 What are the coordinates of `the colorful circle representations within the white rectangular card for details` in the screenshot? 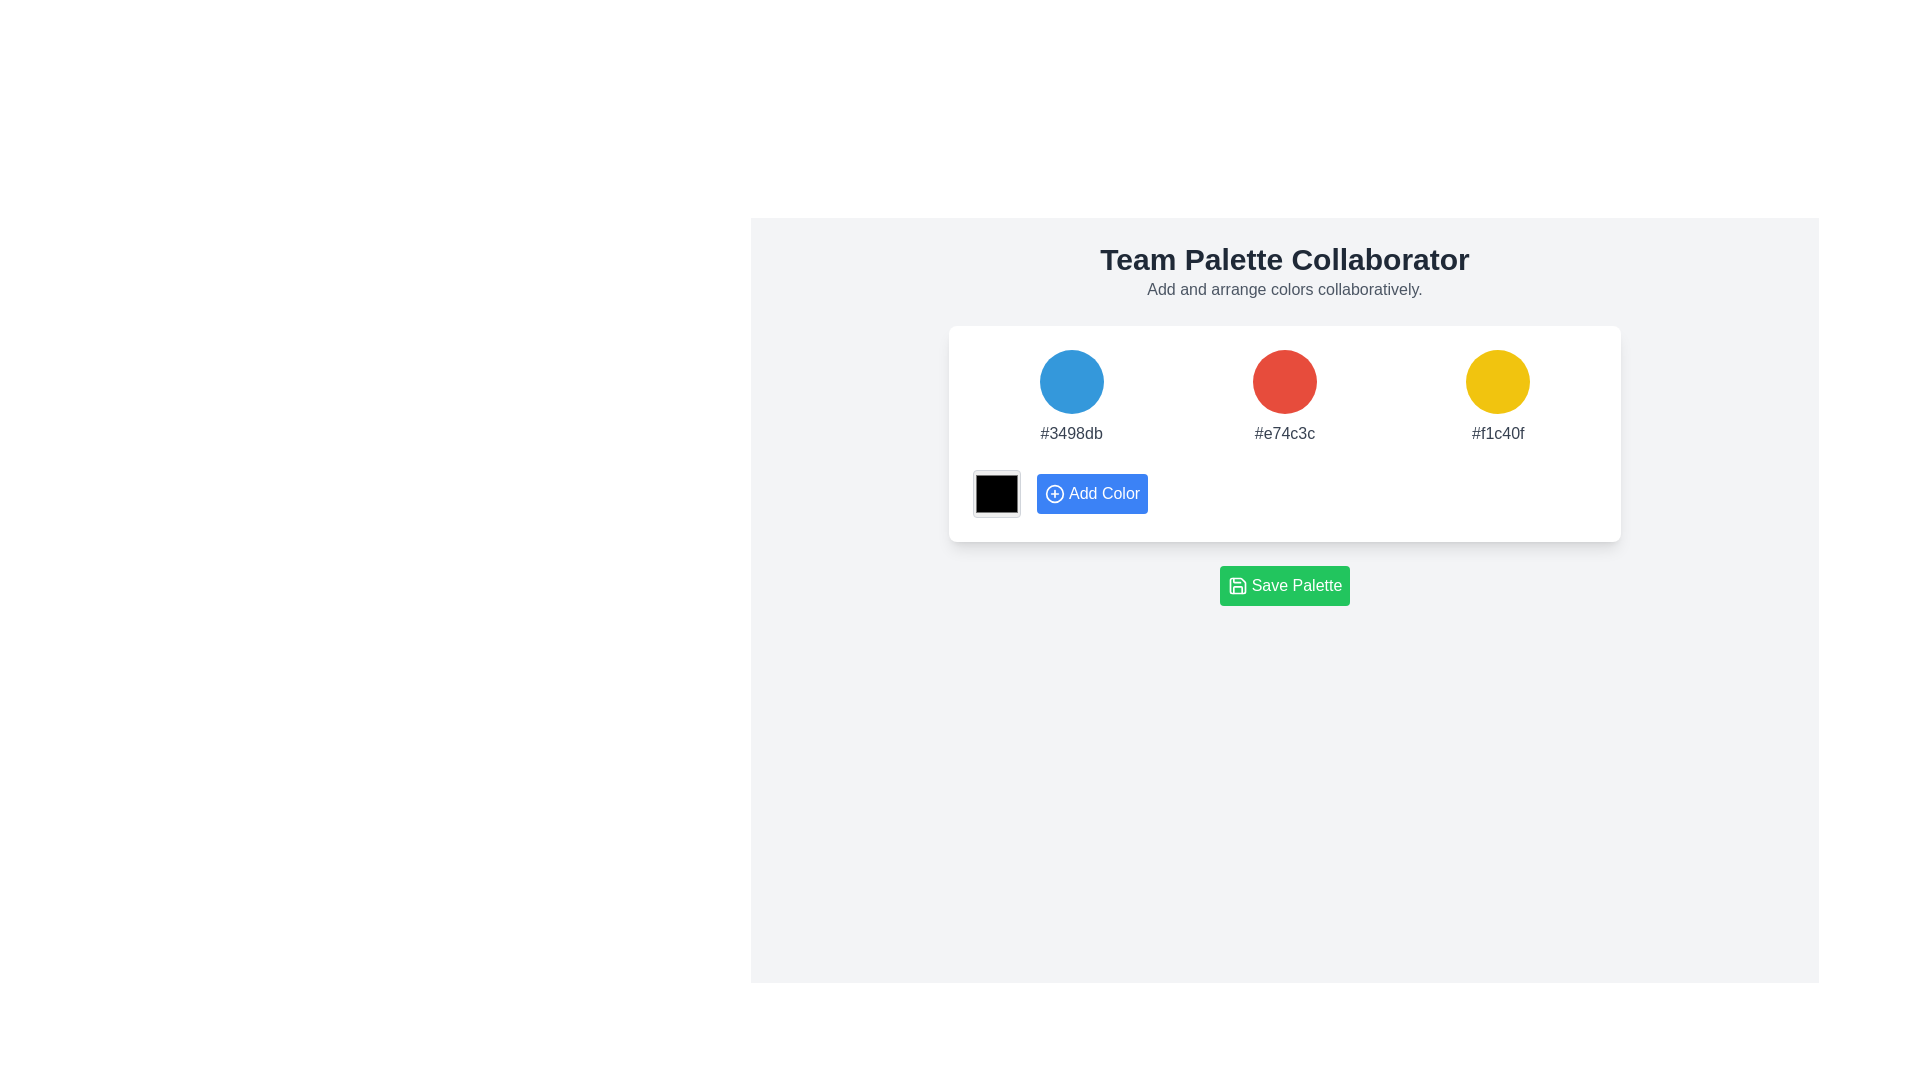 It's located at (1285, 433).